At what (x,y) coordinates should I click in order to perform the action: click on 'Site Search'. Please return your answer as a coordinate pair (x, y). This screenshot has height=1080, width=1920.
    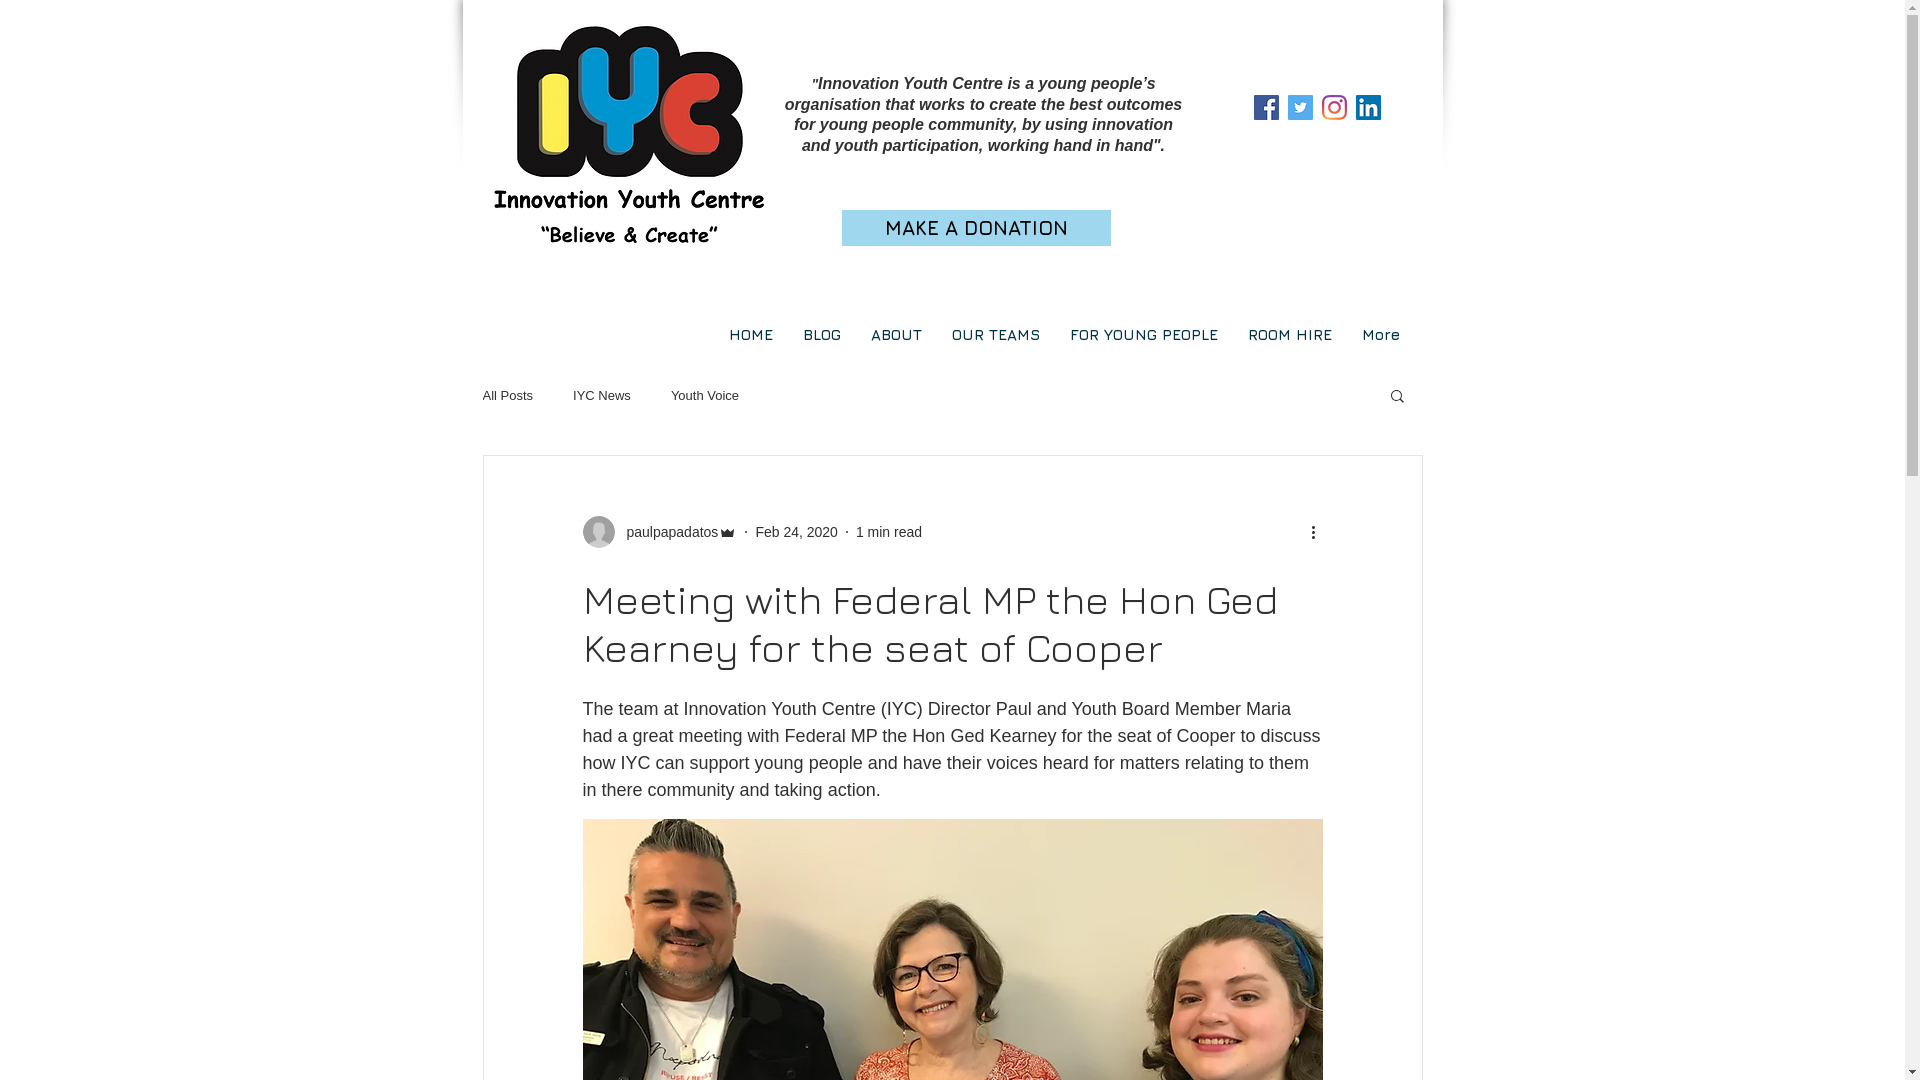
    Looking at the image, I should click on (1321, 226).